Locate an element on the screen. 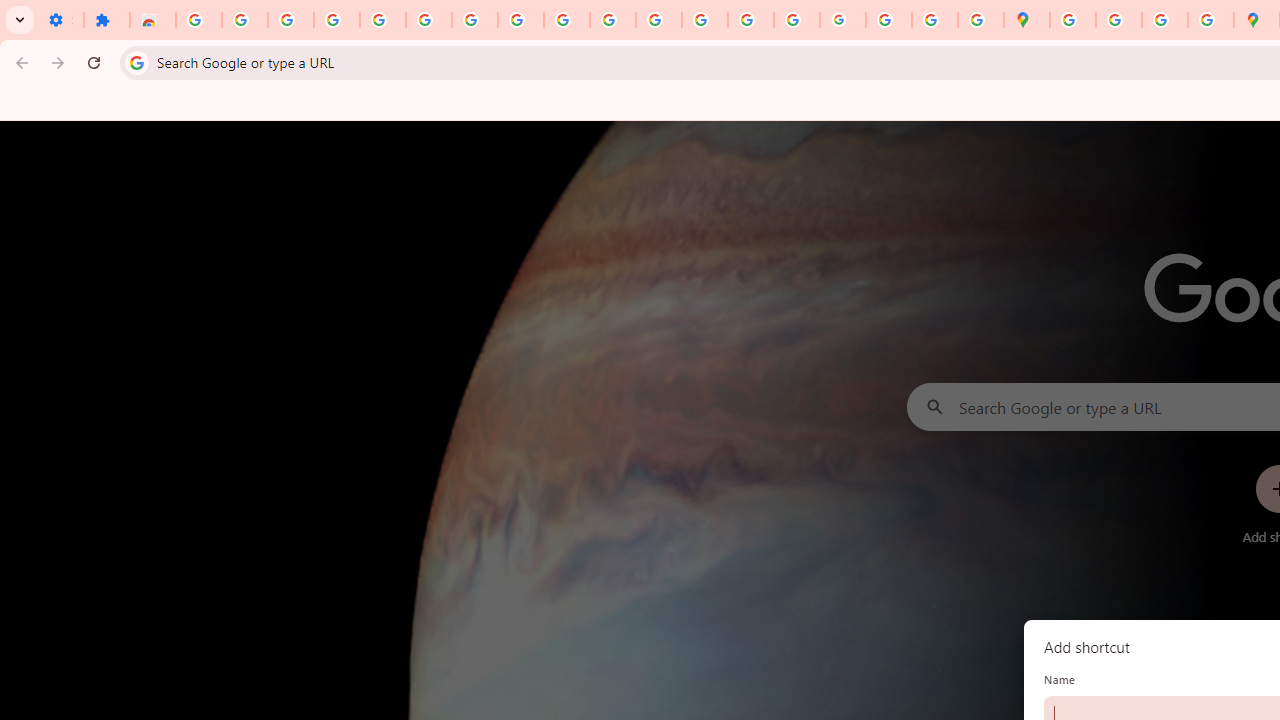 The width and height of the screenshot is (1280, 720). 'Safety in Our Products - Google Safety Center' is located at coordinates (1209, 20).